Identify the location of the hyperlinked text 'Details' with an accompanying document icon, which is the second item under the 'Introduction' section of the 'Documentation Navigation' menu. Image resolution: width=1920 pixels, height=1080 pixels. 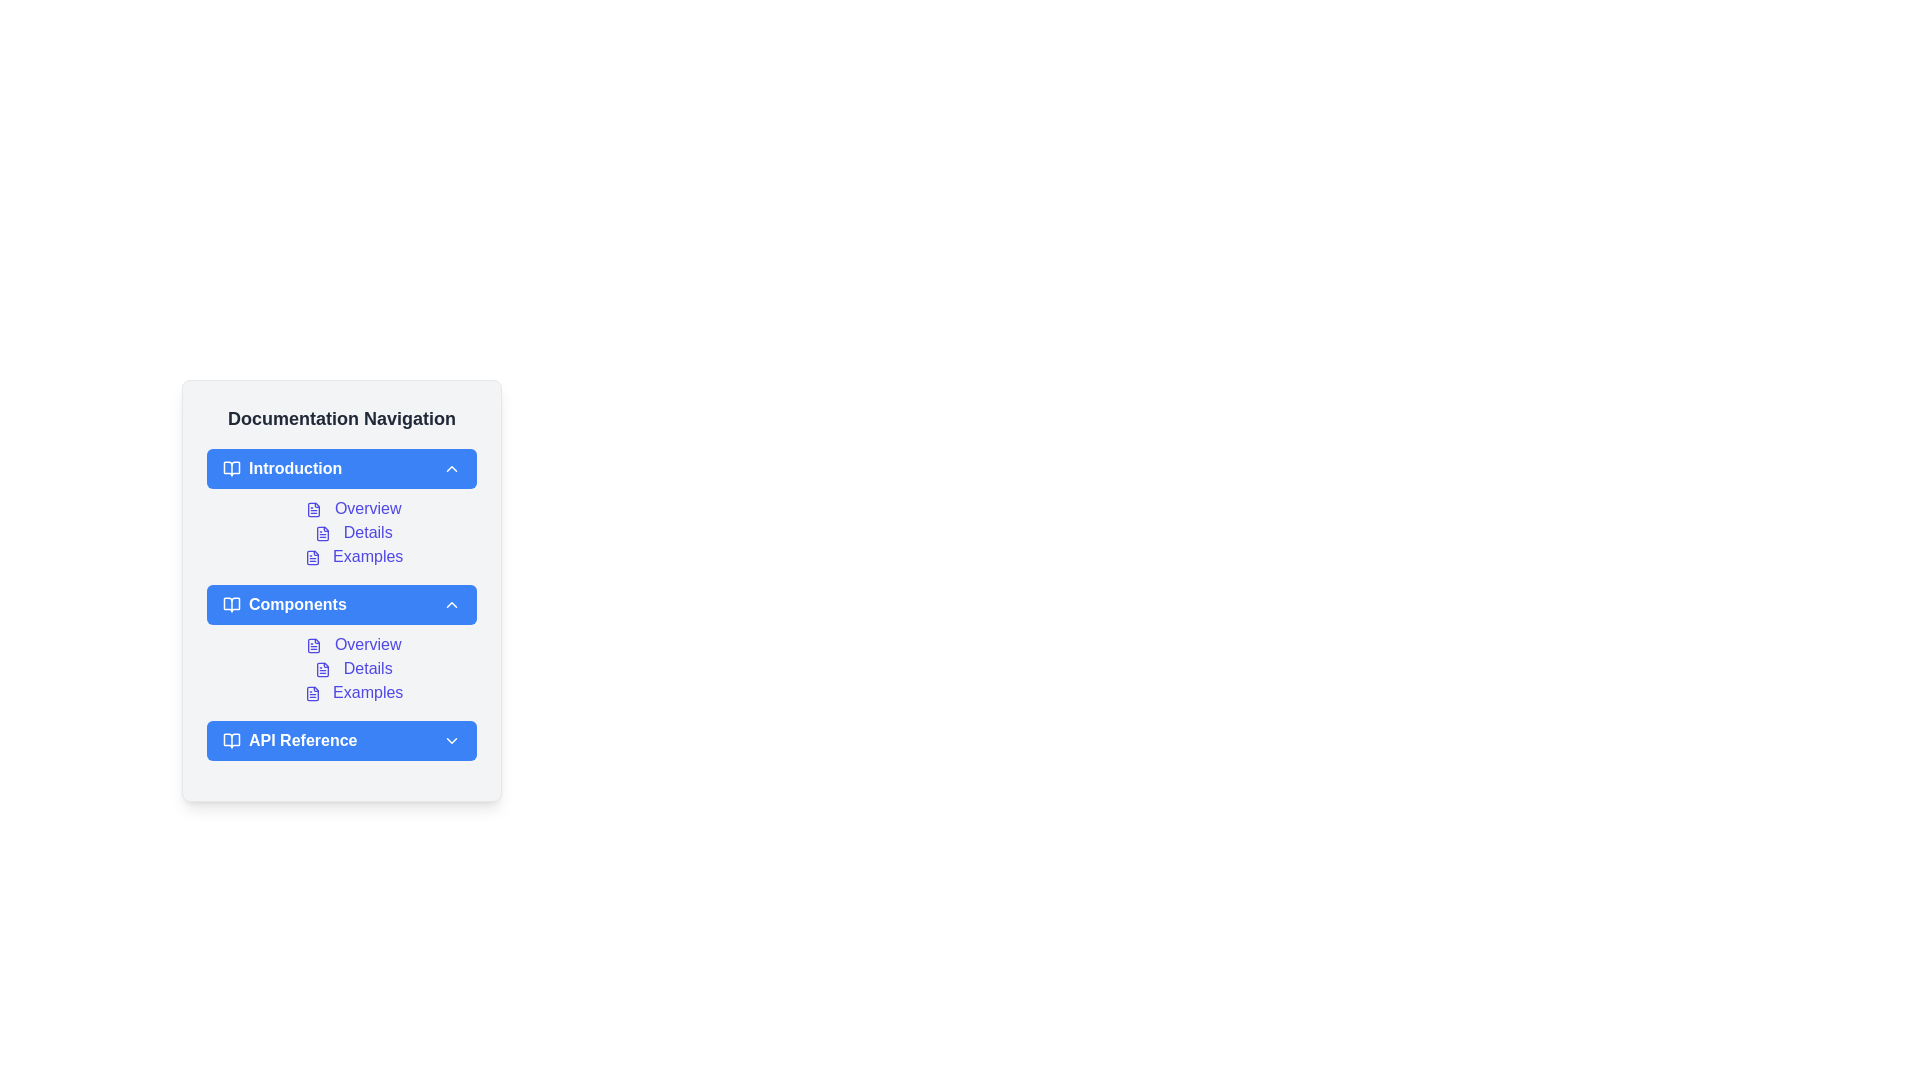
(341, 531).